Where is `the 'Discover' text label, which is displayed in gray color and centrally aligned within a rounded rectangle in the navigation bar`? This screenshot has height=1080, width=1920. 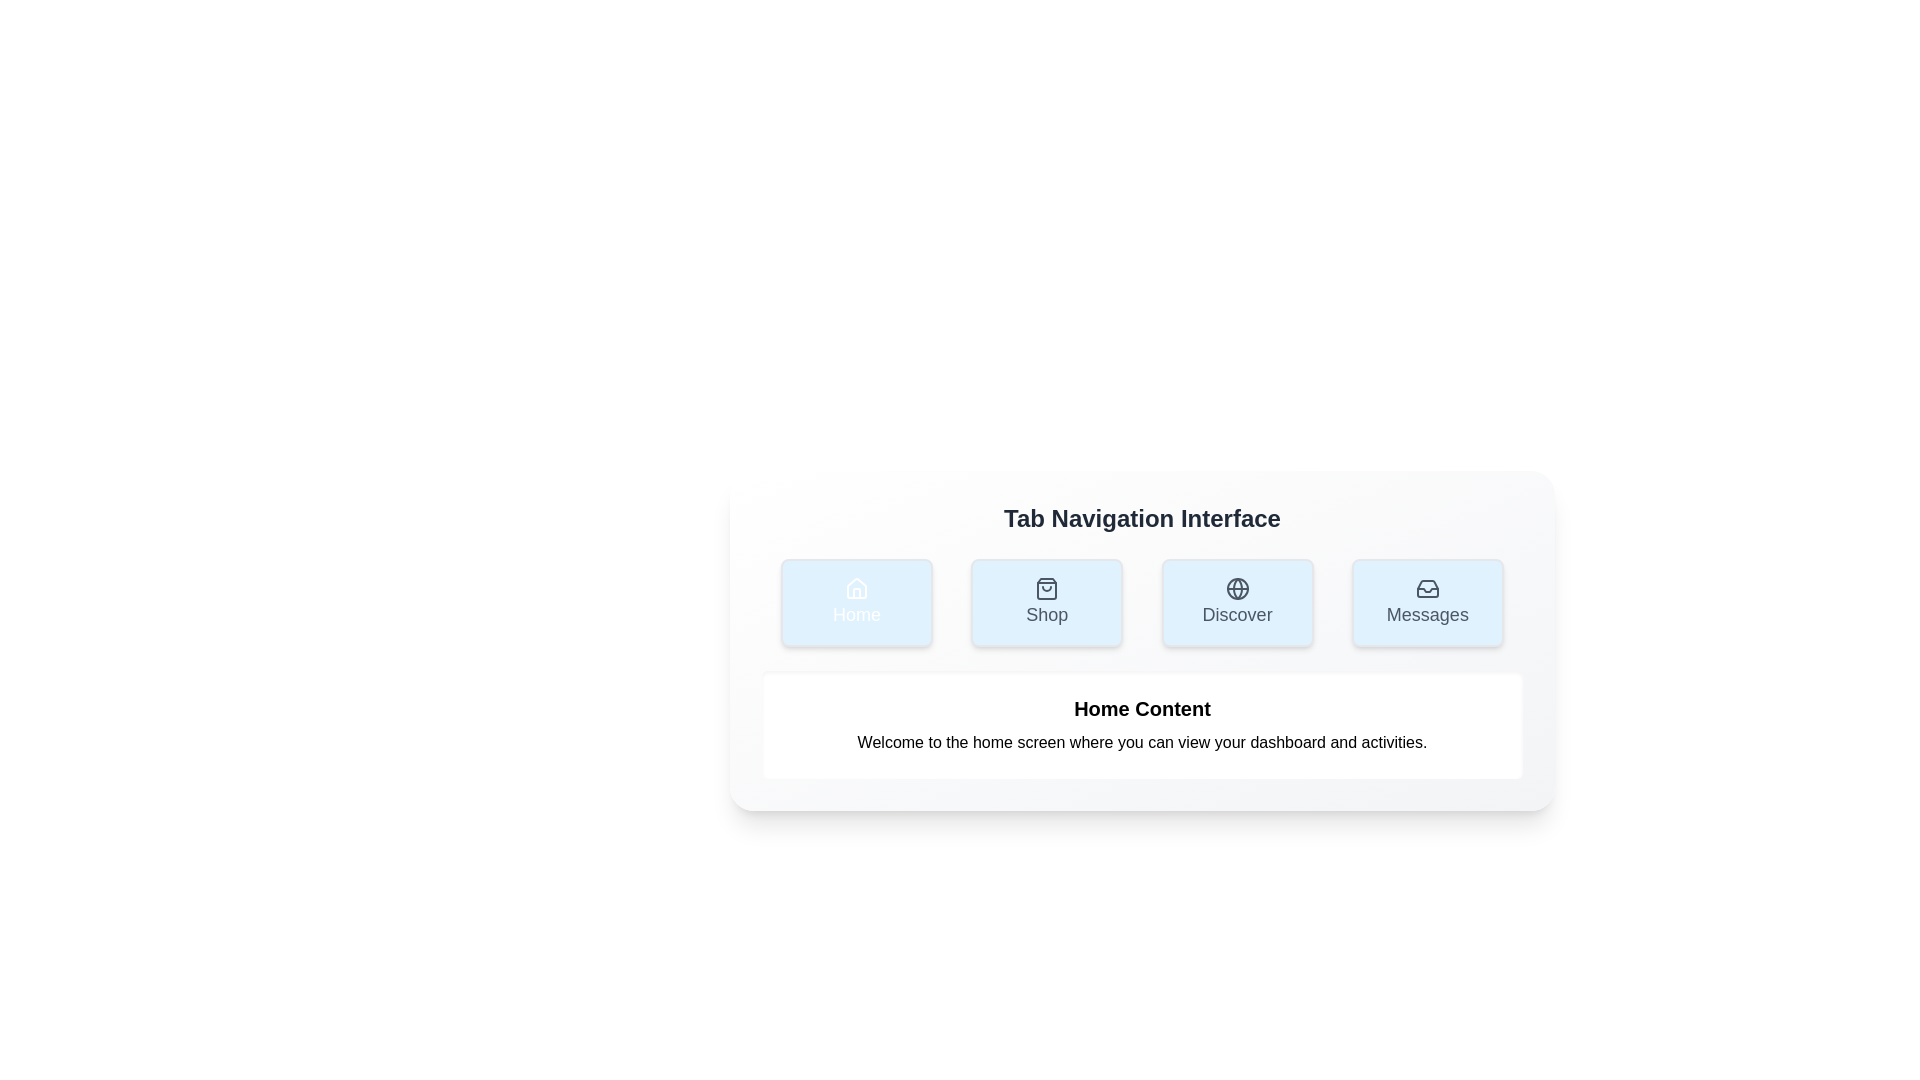 the 'Discover' text label, which is displayed in gray color and centrally aligned within a rounded rectangle in the navigation bar is located at coordinates (1236, 613).